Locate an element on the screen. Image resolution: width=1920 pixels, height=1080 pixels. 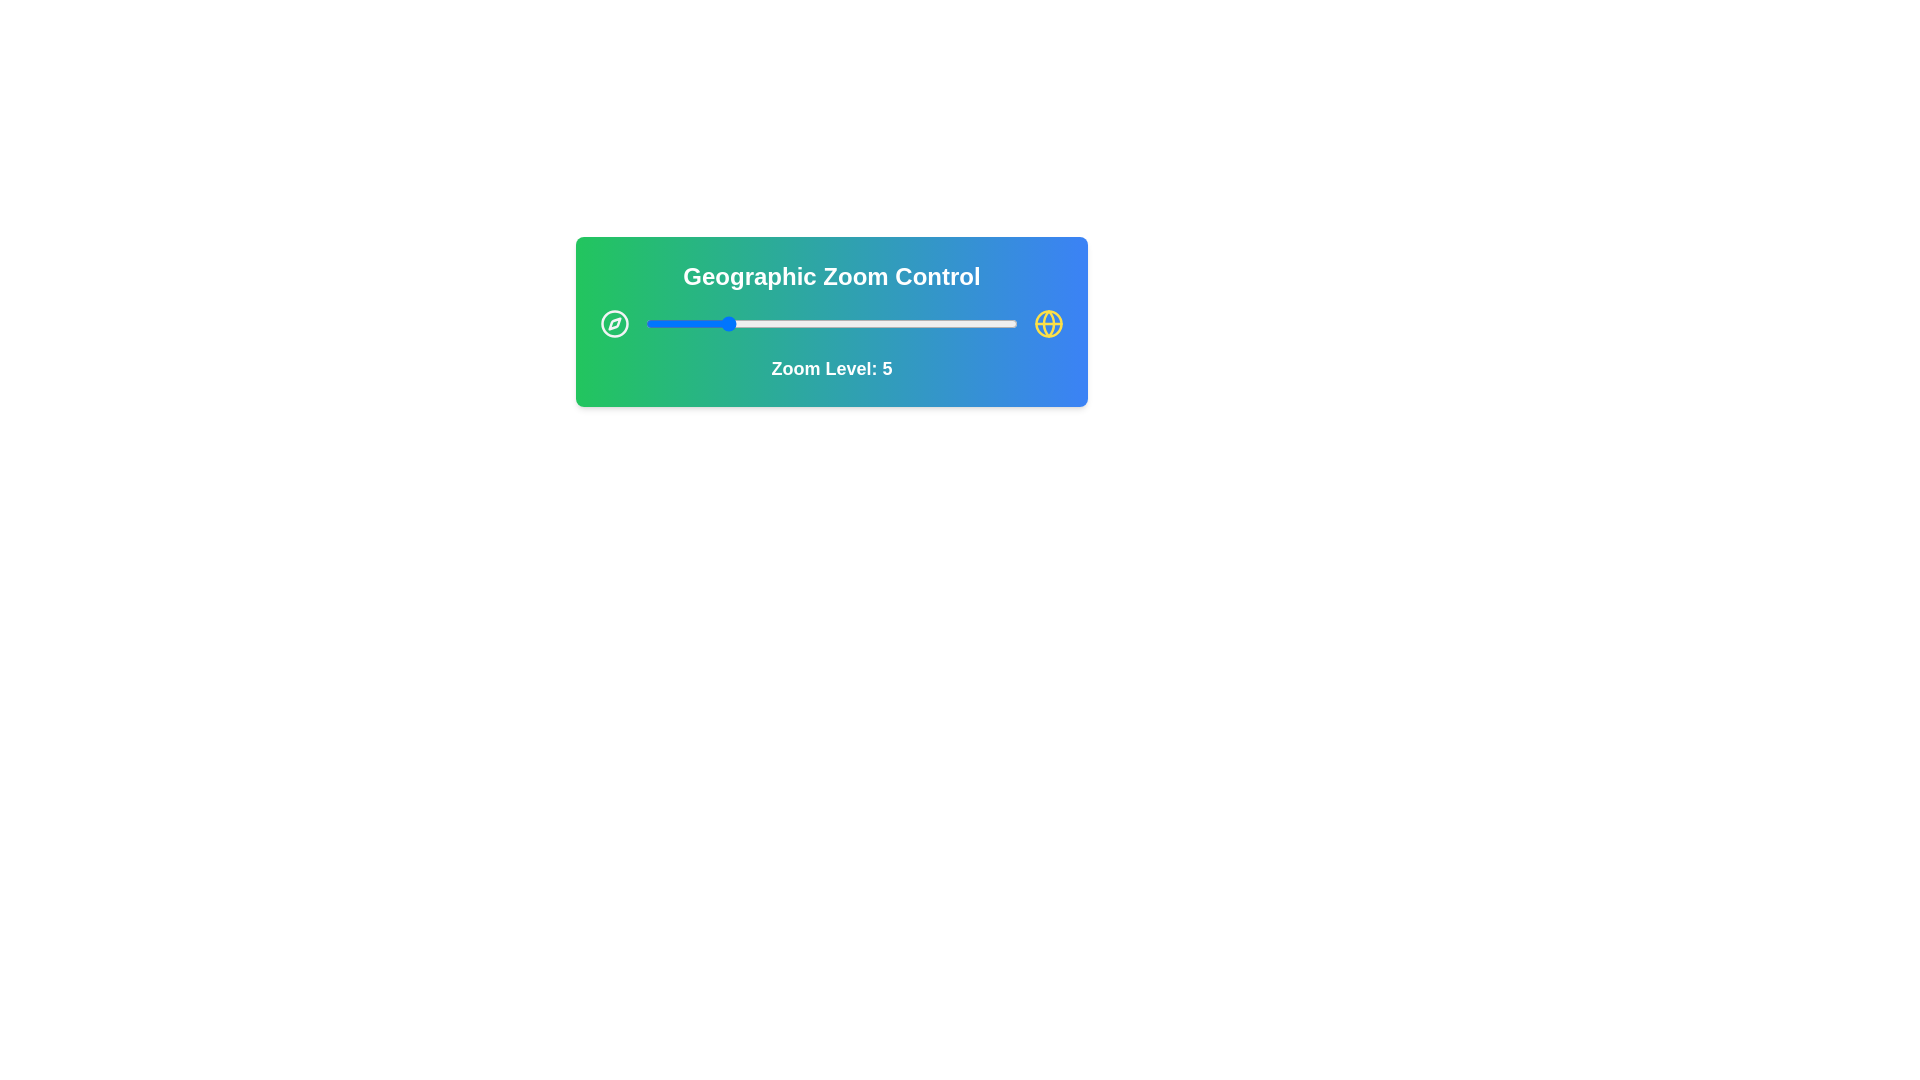
the zoom level to 4 by interacting with the slider is located at coordinates (704, 323).